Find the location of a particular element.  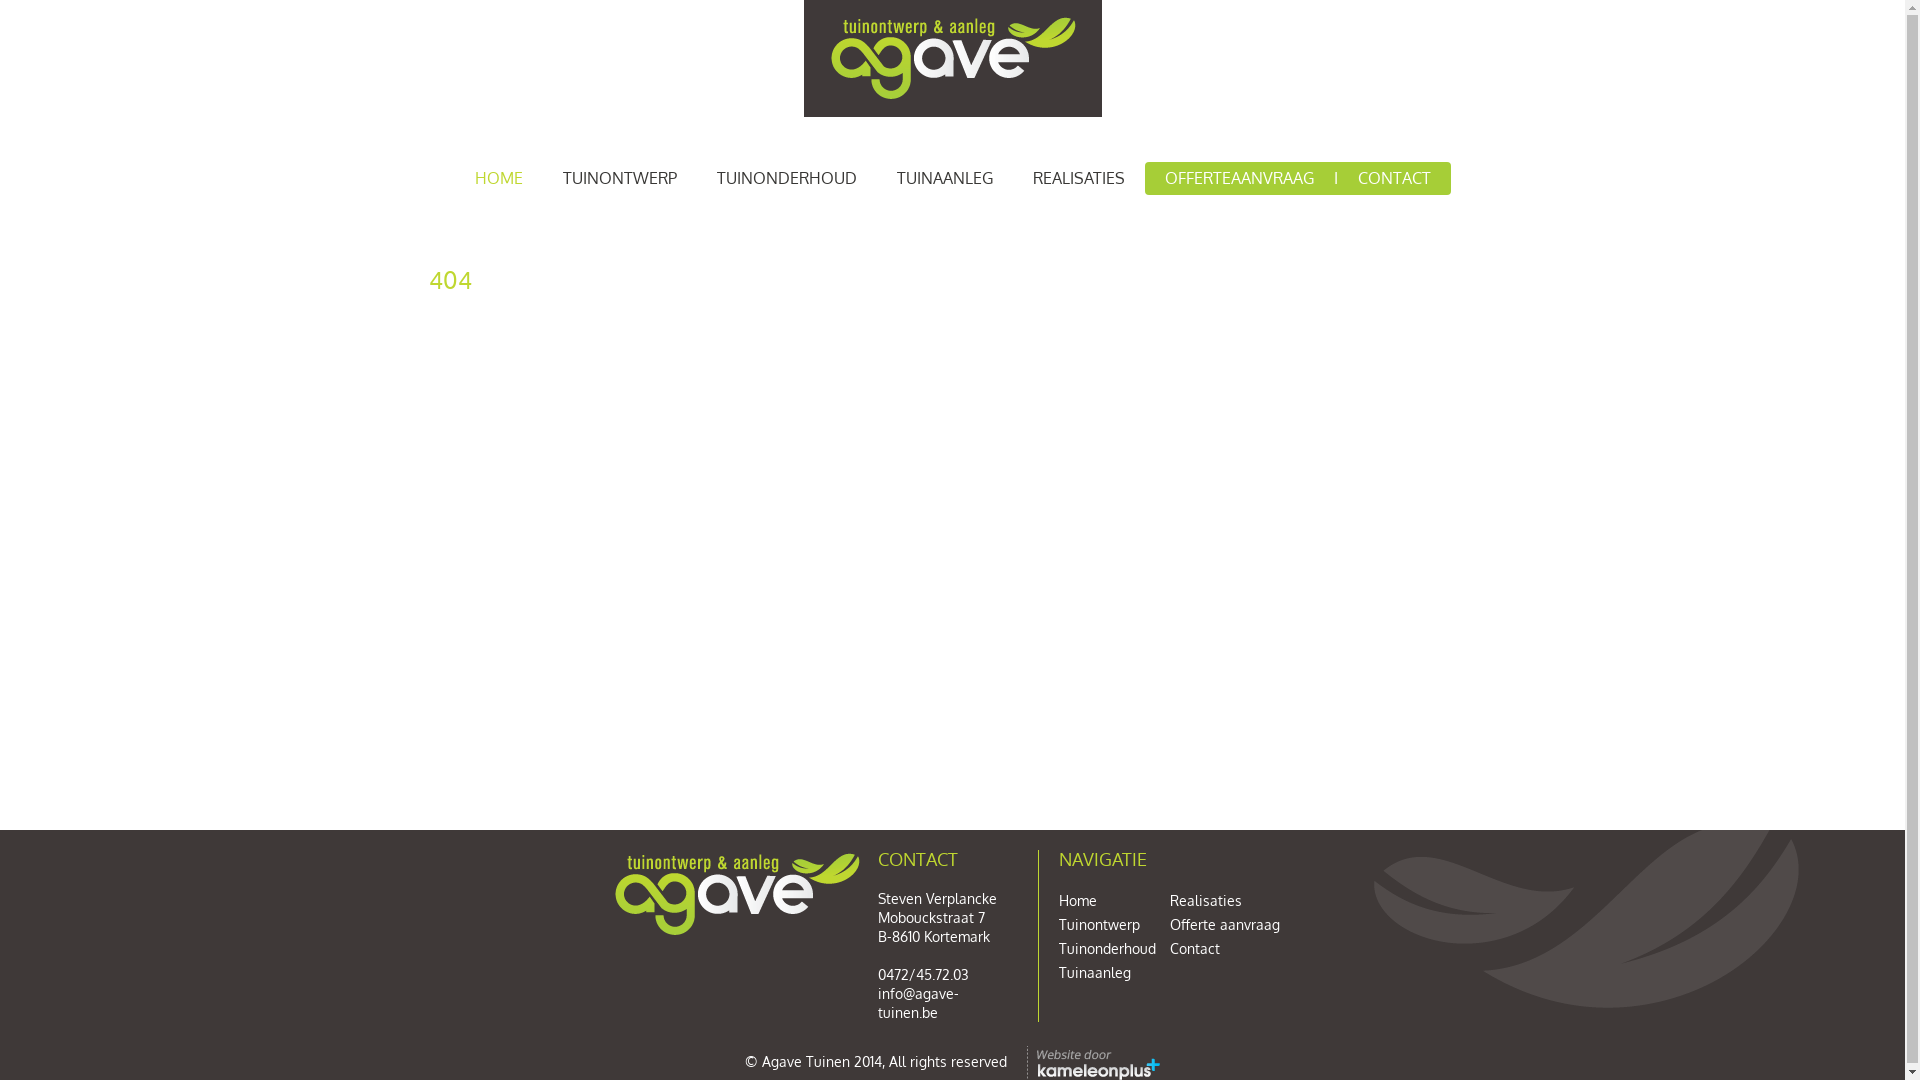

'Tuinonderhoud' is located at coordinates (1105, 947).